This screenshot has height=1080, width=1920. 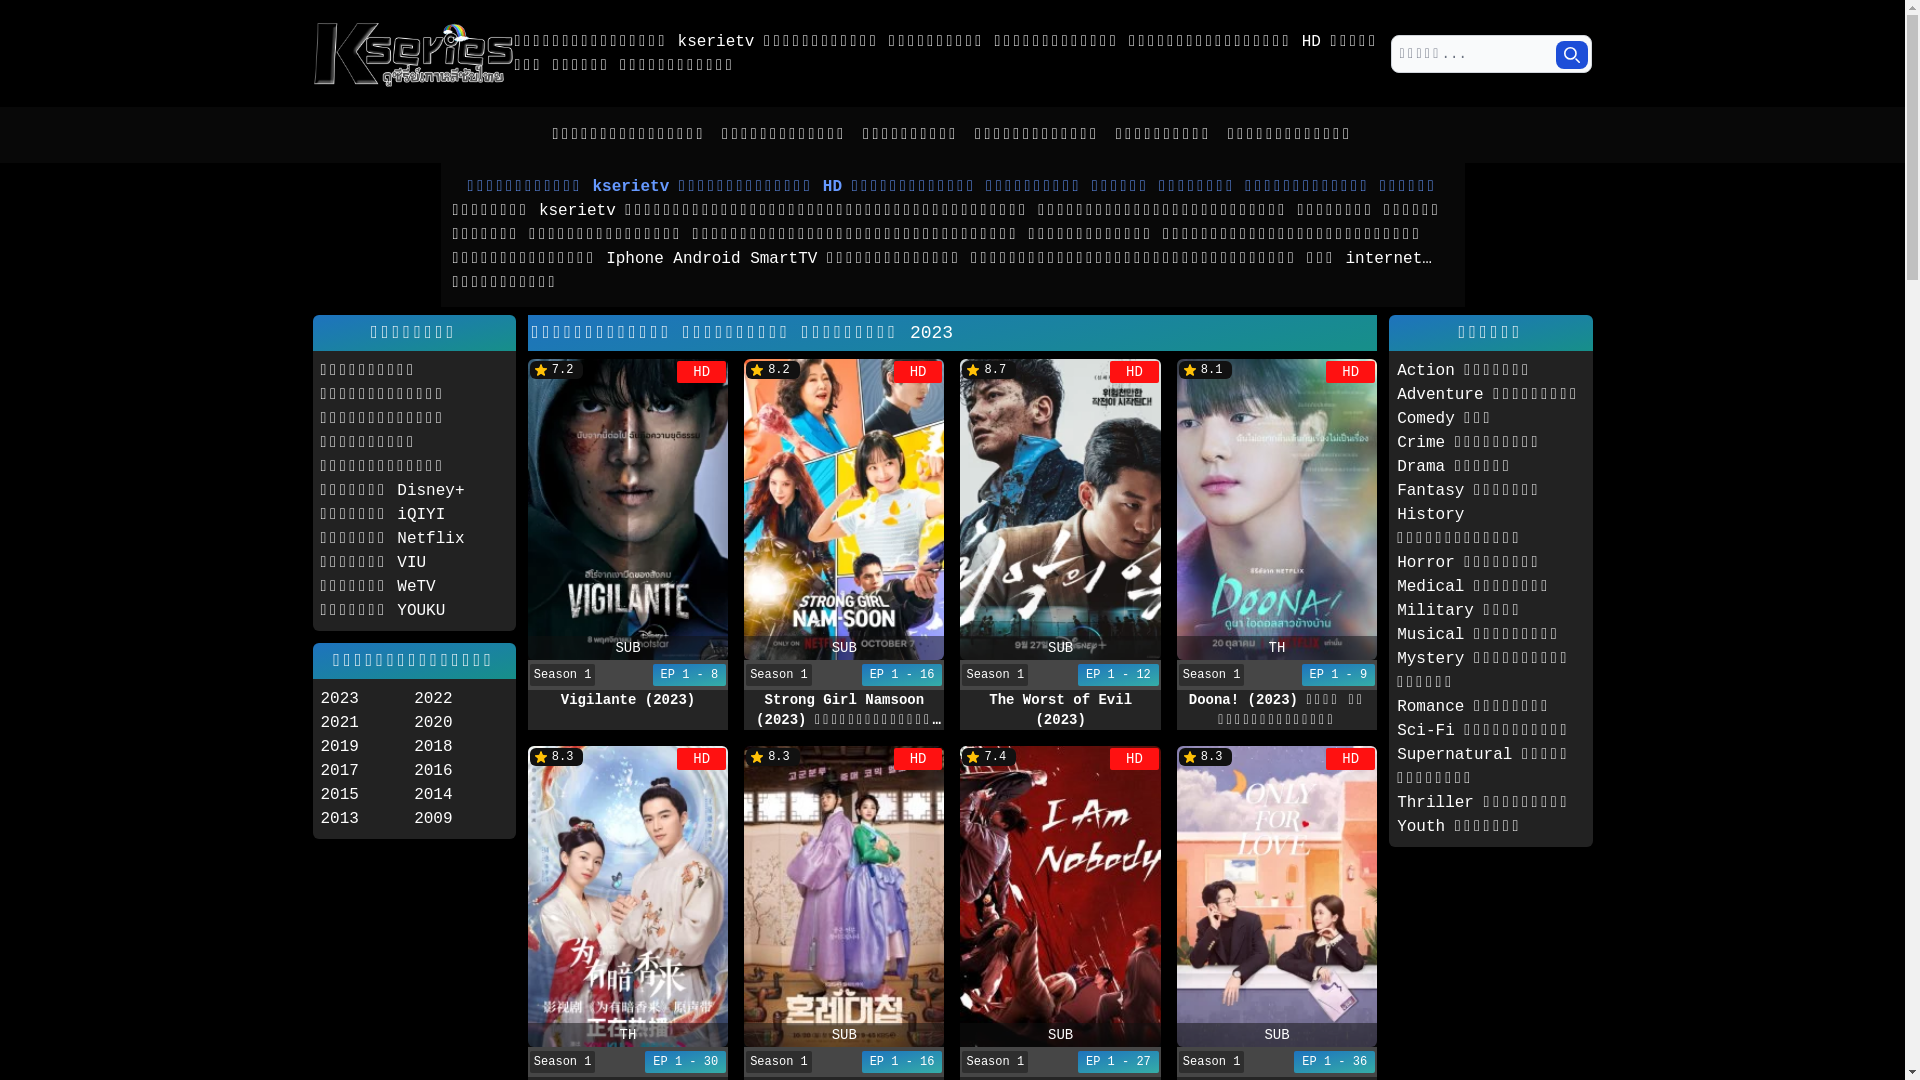 I want to click on '2018', so click(x=459, y=747).